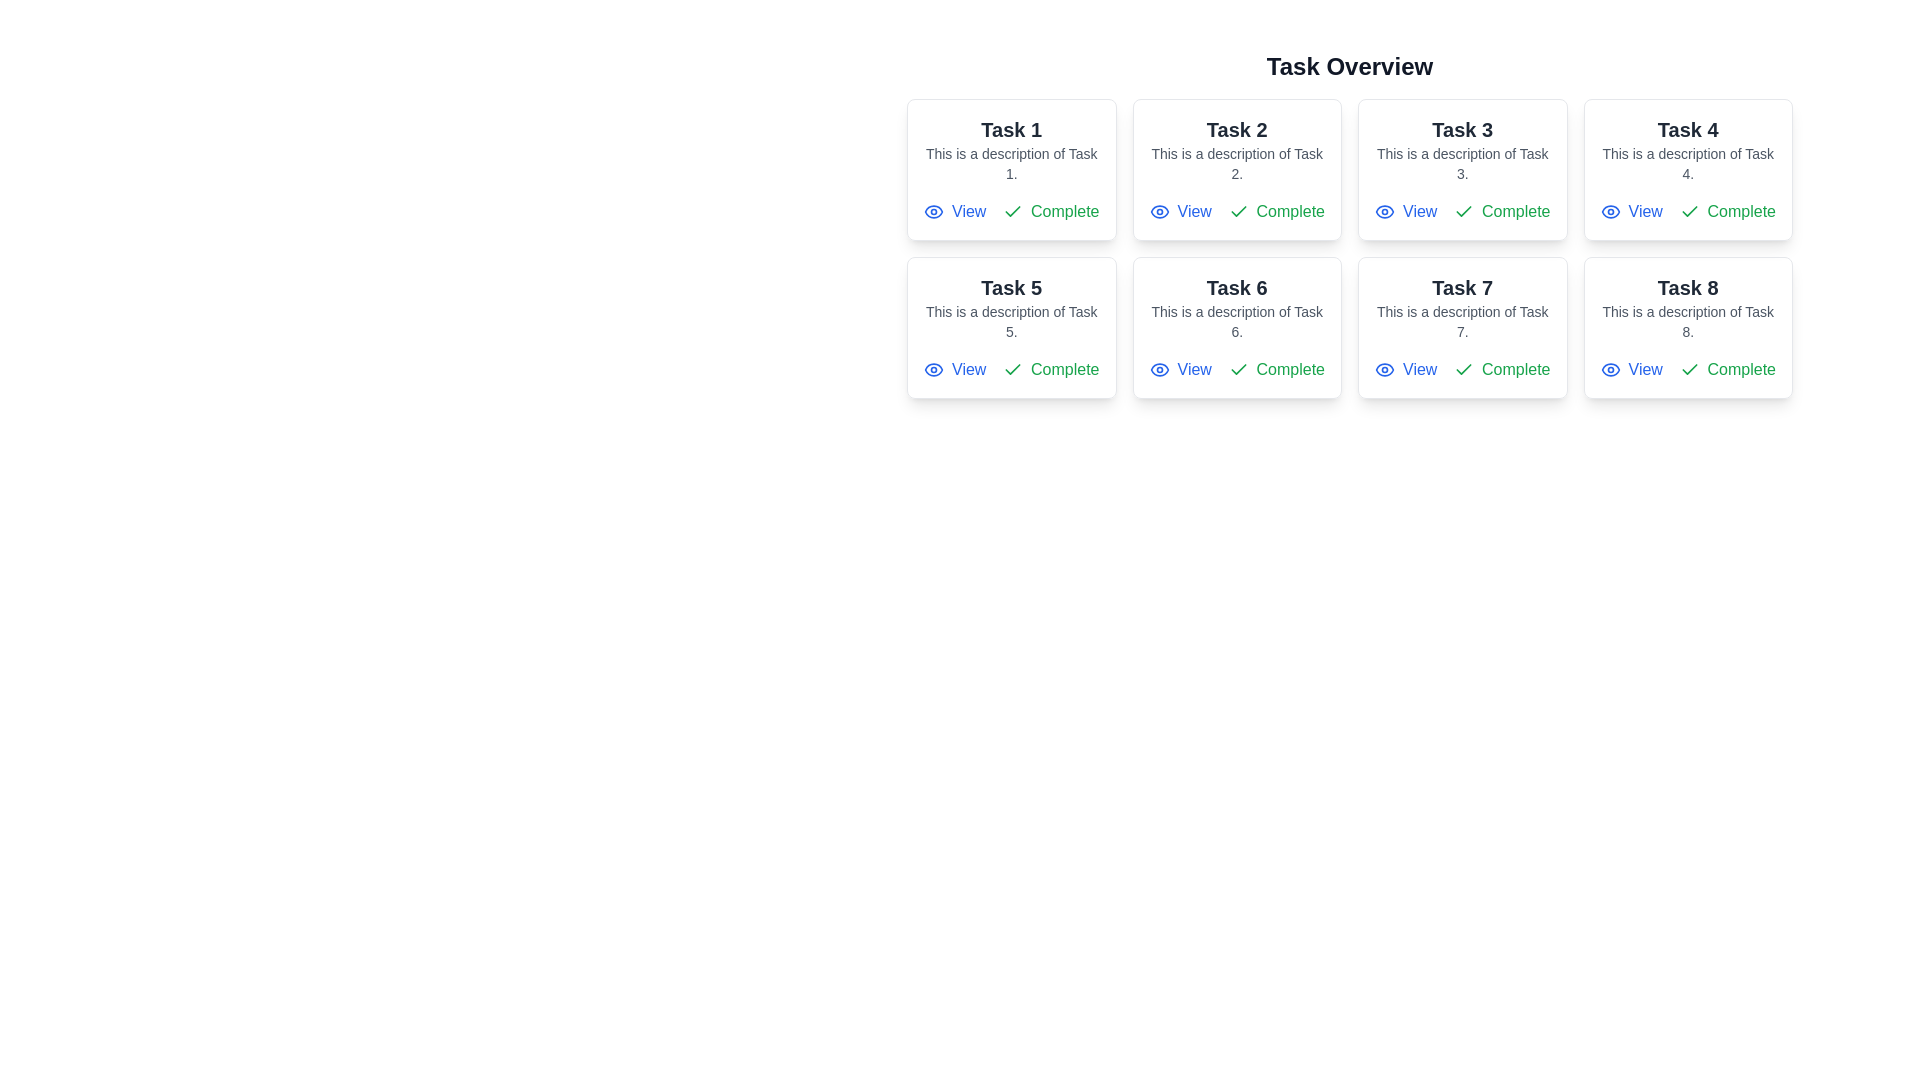  Describe the element at coordinates (954, 212) in the screenshot. I see `the blue eye icon button labeled 'View' located in the 'Task 1' card` at that location.